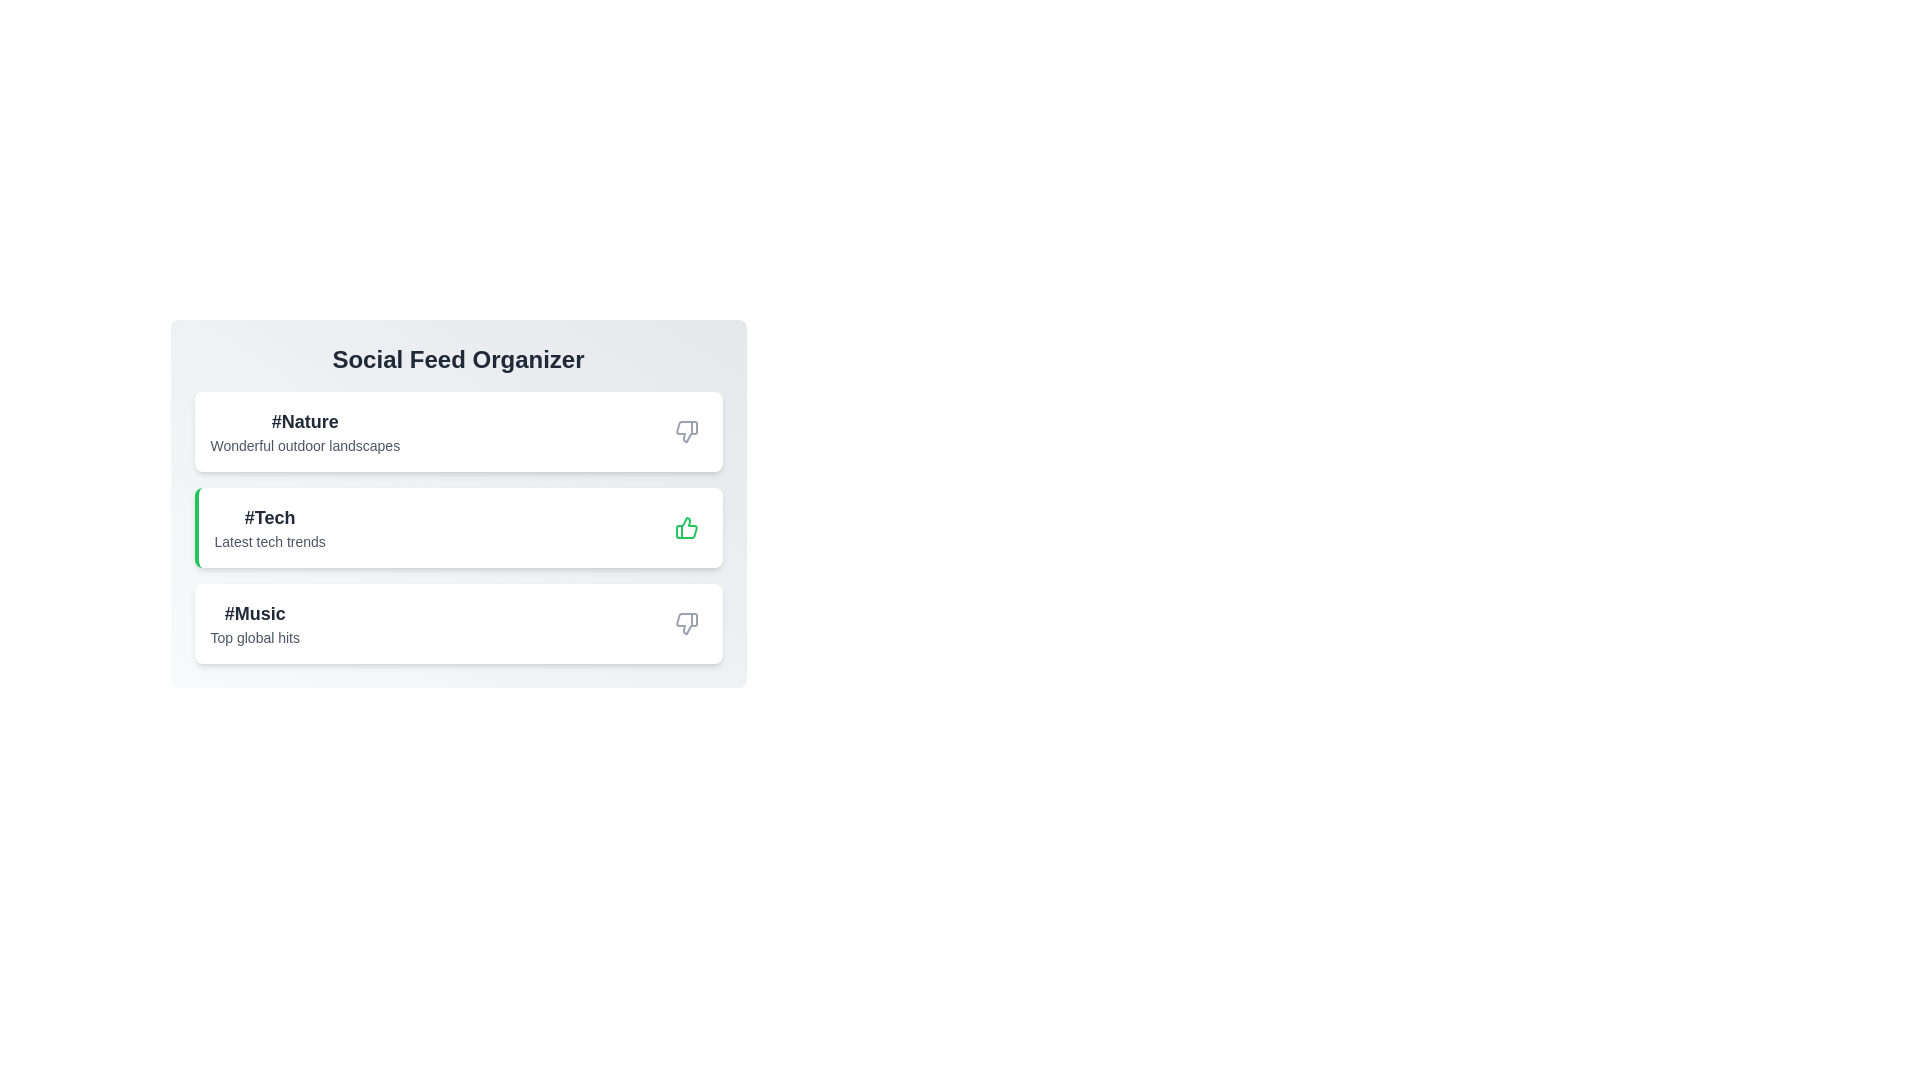 This screenshot has width=1920, height=1080. Describe the element at coordinates (268, 516) in the screenshot. I see `the category text Tech to select it` at that location.